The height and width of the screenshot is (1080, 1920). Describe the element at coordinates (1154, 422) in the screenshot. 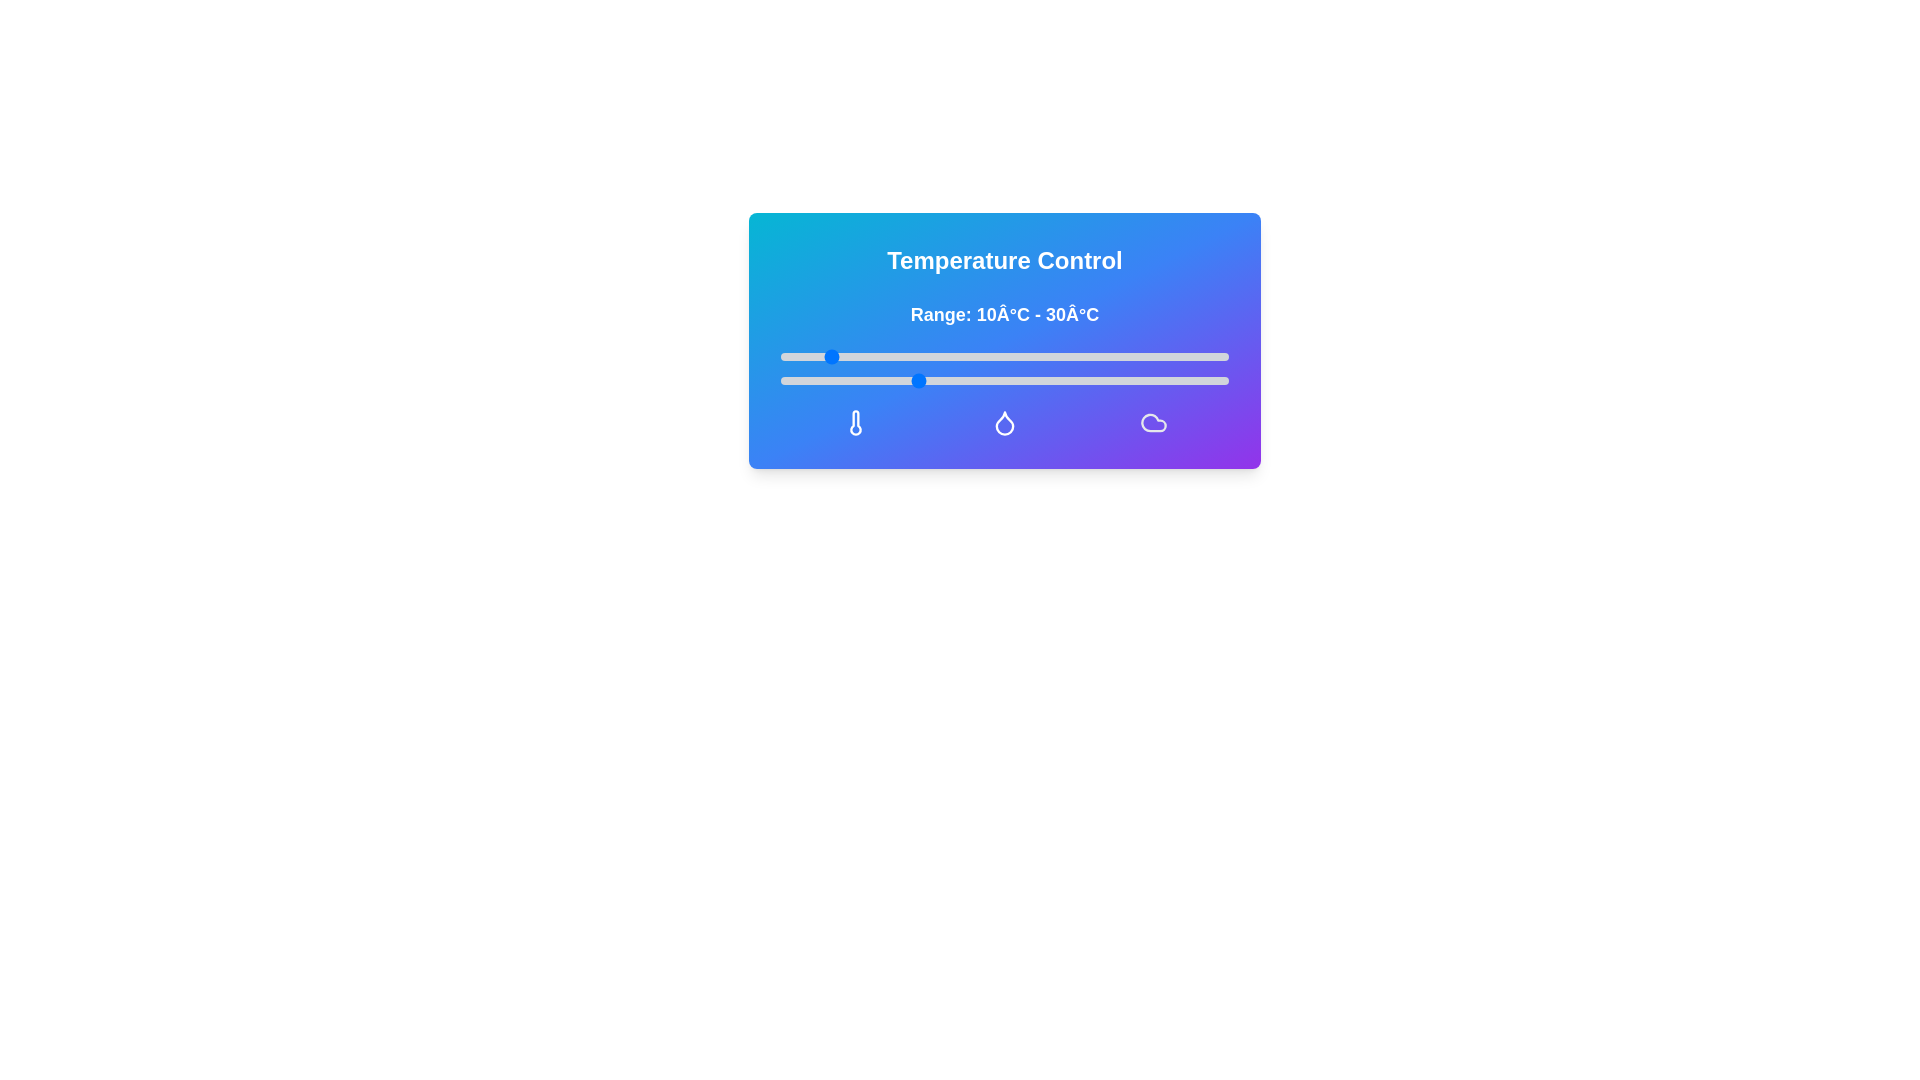

I see `the rightmost icon in the bottom row of icons, which resembles a cloud outline and is associated with weather or cloud data, within the 'Temperature Control' card` at that location.